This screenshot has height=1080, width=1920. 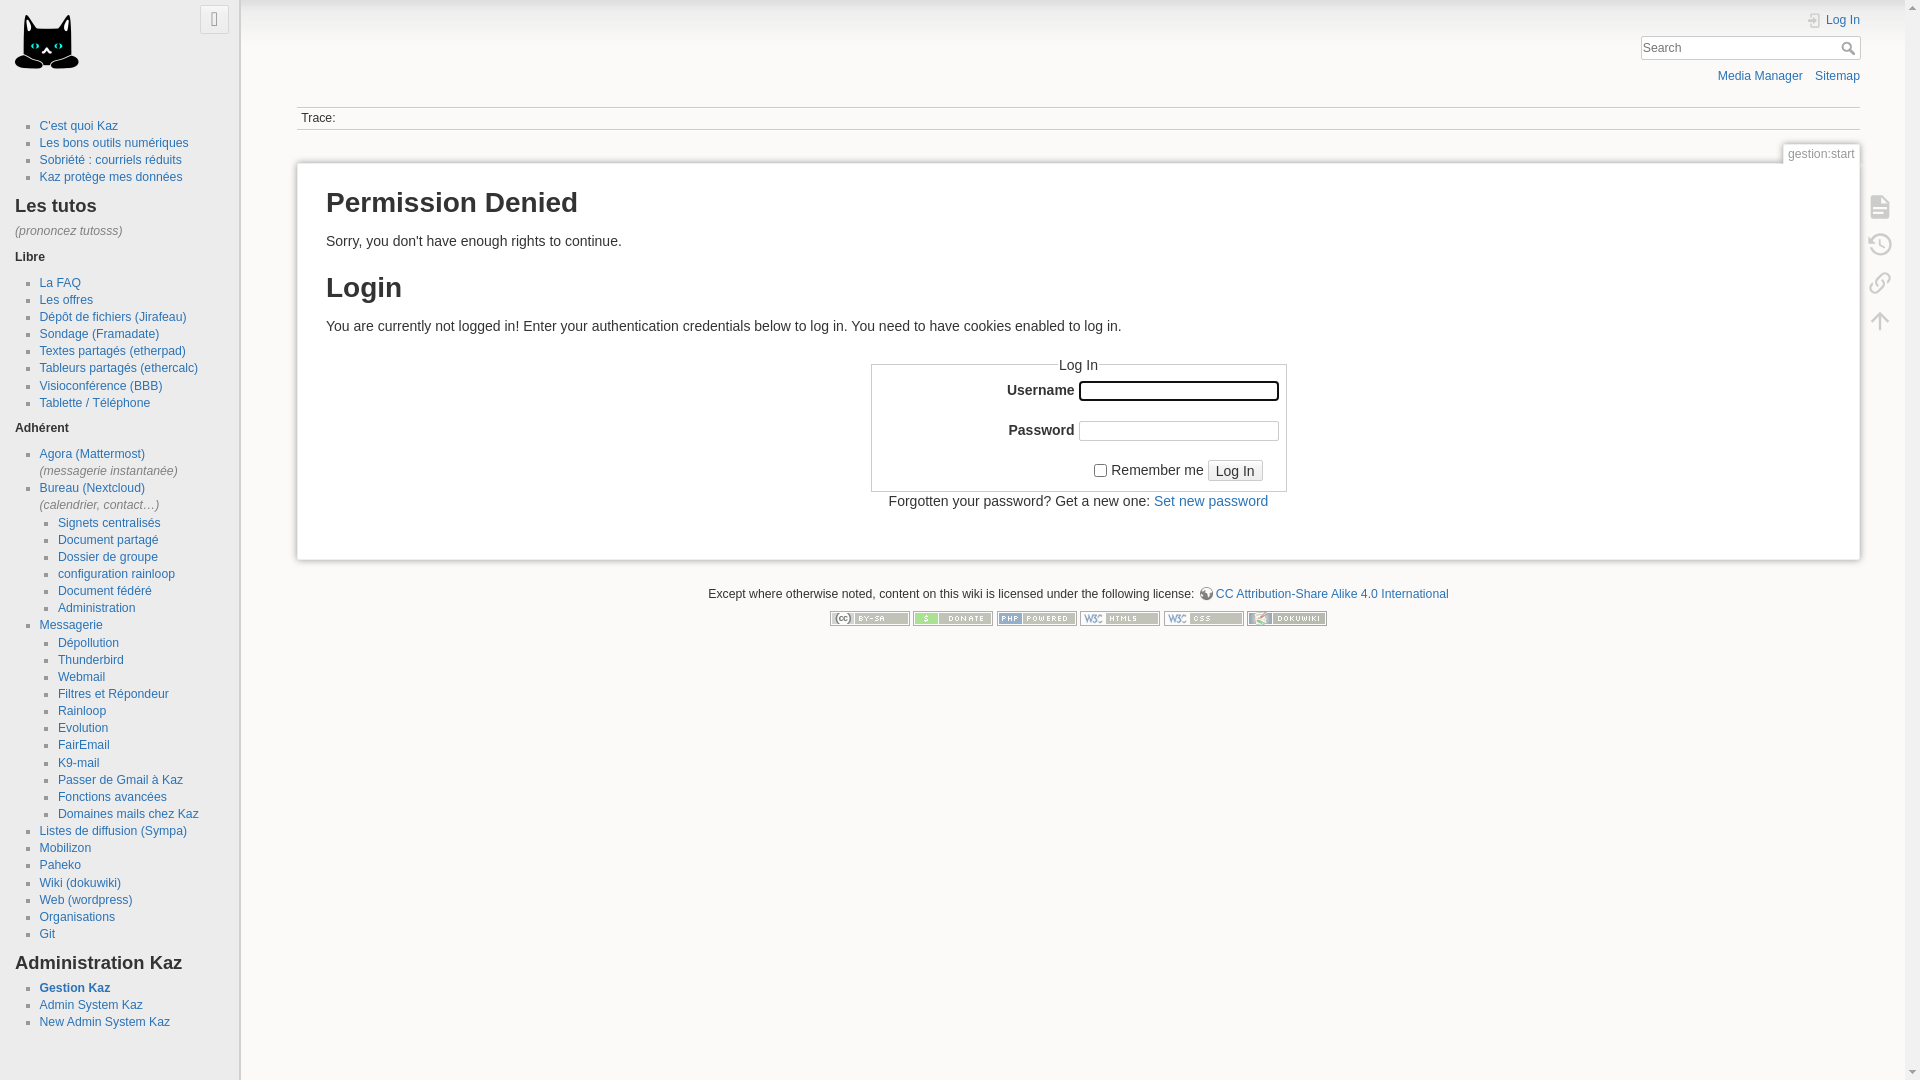 I want to click on 'Admin System Kaz', so click(x=90, y=1005).